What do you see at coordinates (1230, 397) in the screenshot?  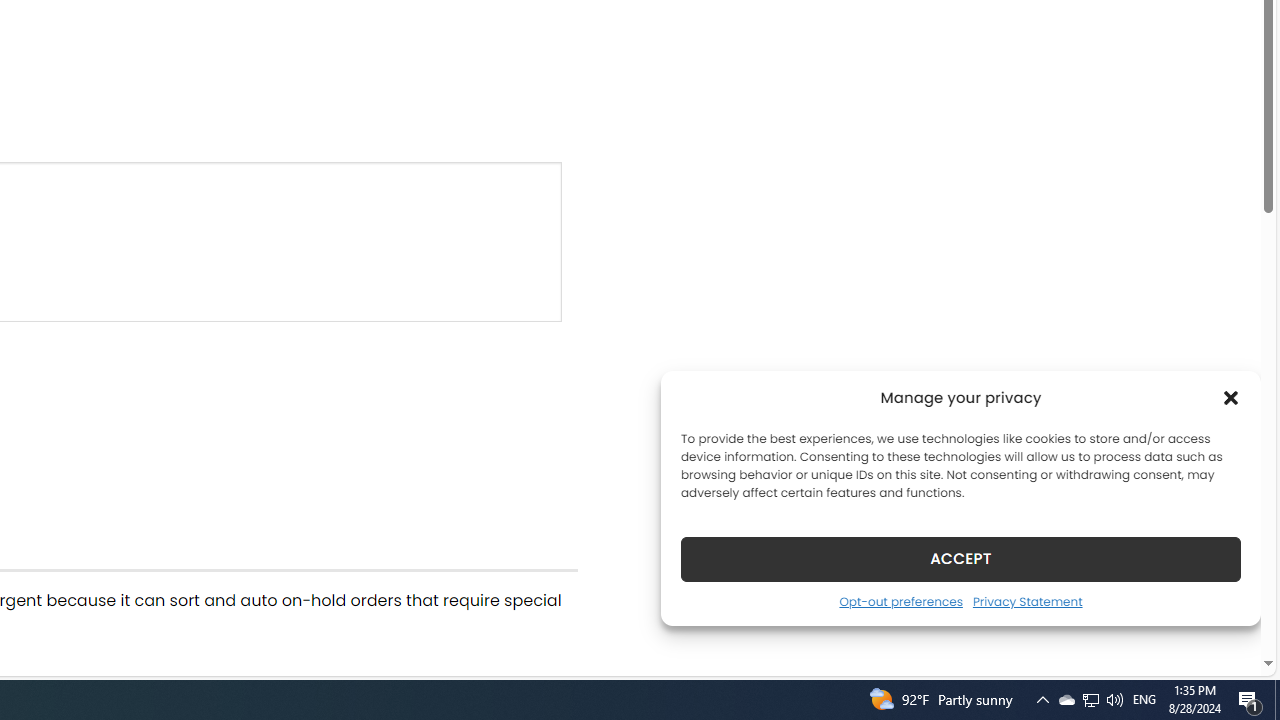 I see `'Class: cmplz-close'` at bounding box center [1230, 397].